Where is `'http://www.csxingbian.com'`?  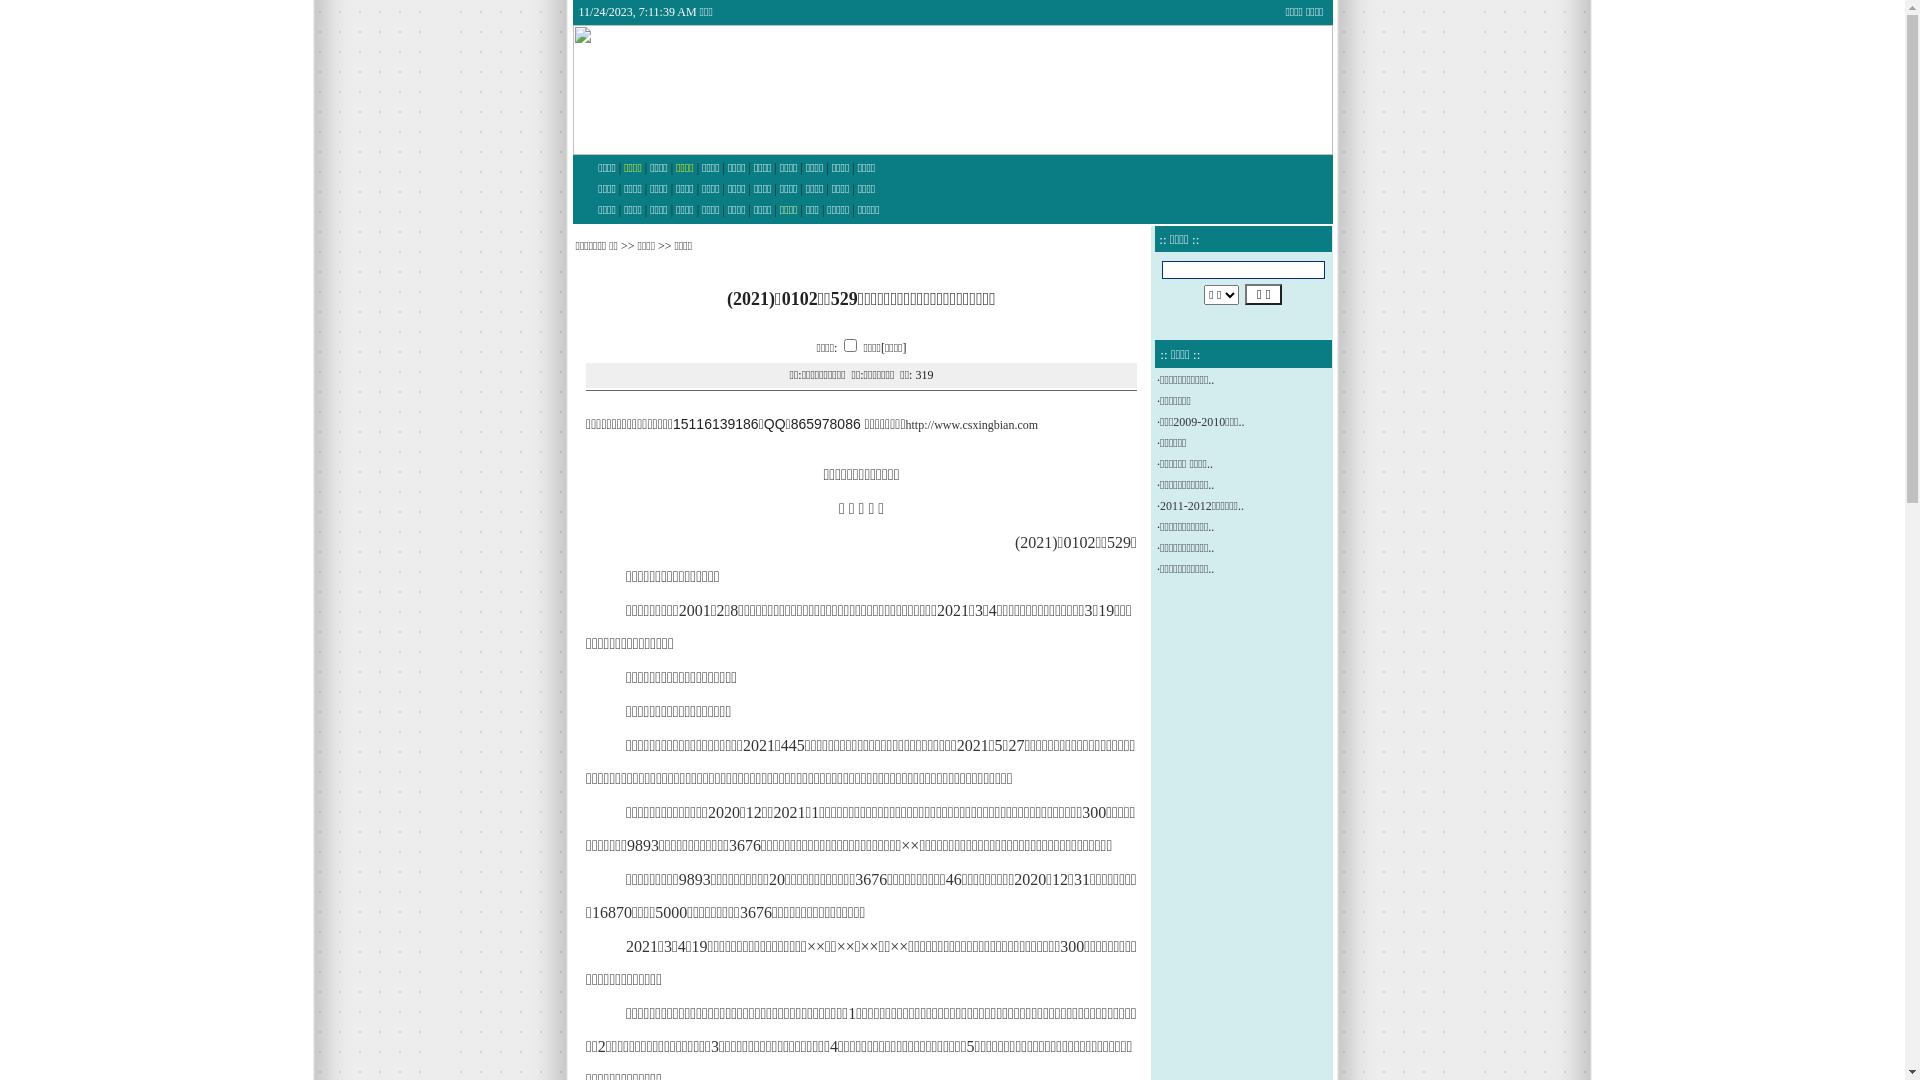 'http://www.csxingbian.com' is located at coordinates (905, 423).